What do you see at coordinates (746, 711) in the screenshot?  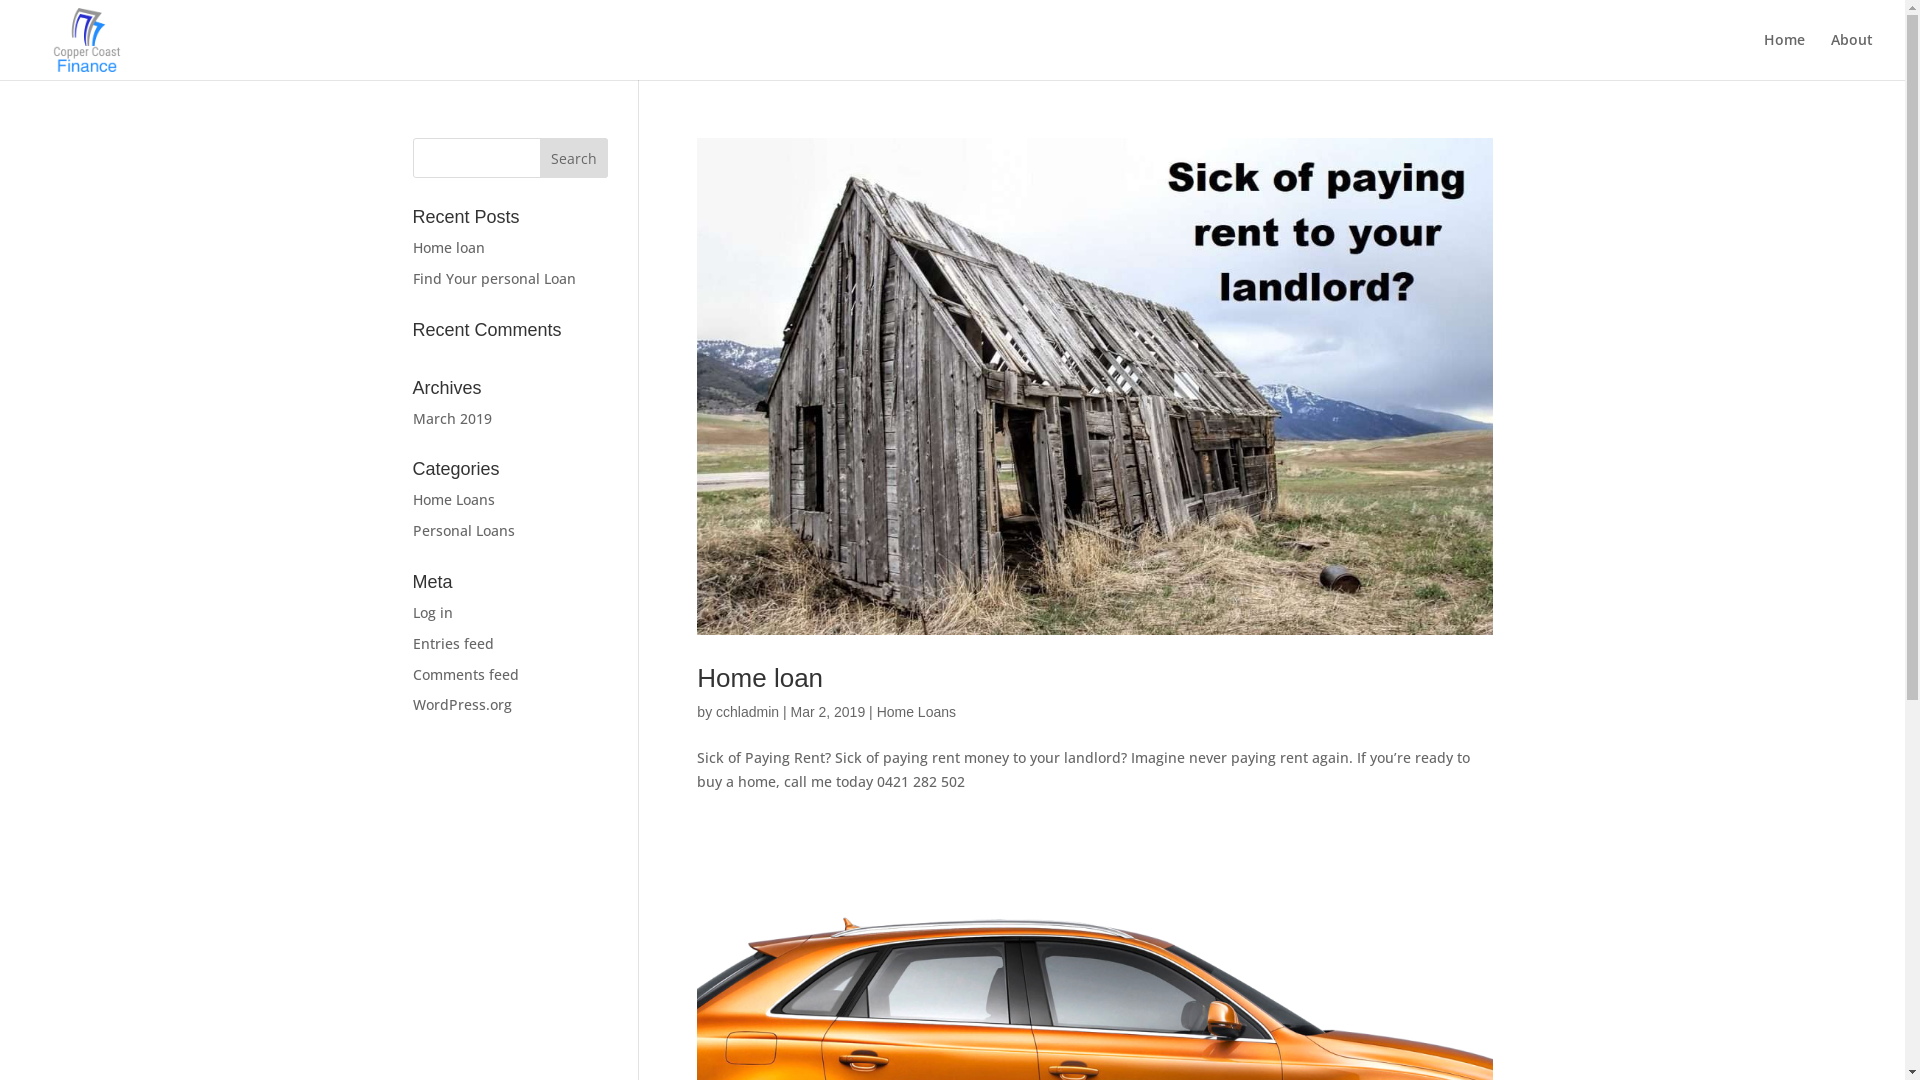 I see `'cchladmin'` at bounding box center [746, 711].